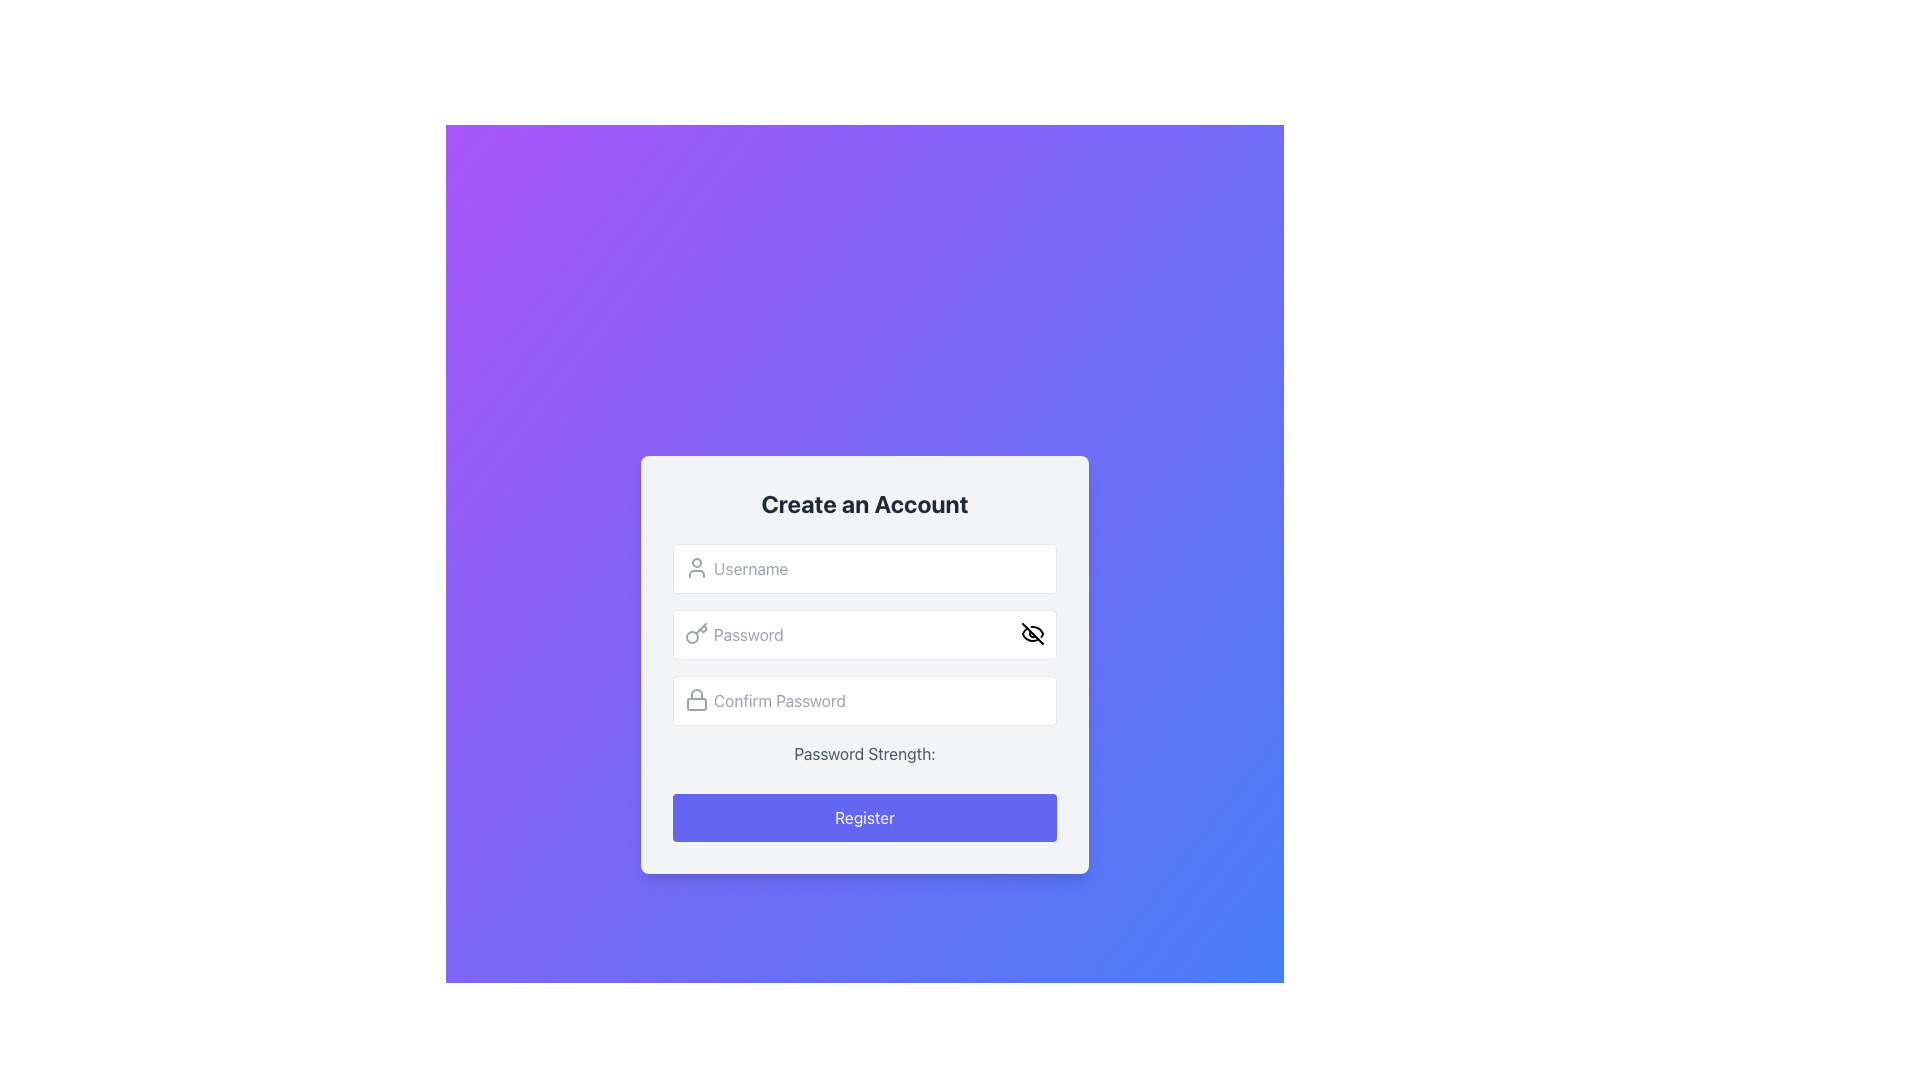 The height and width of the screenshot is (1080, 1920). Describe the element at coordinates (864, 635) in the screenshot. I see `the Password Input Field, which is a rectangular input field with rounded corners and a light gray border, located below the Username input field to set the focus` at that location.